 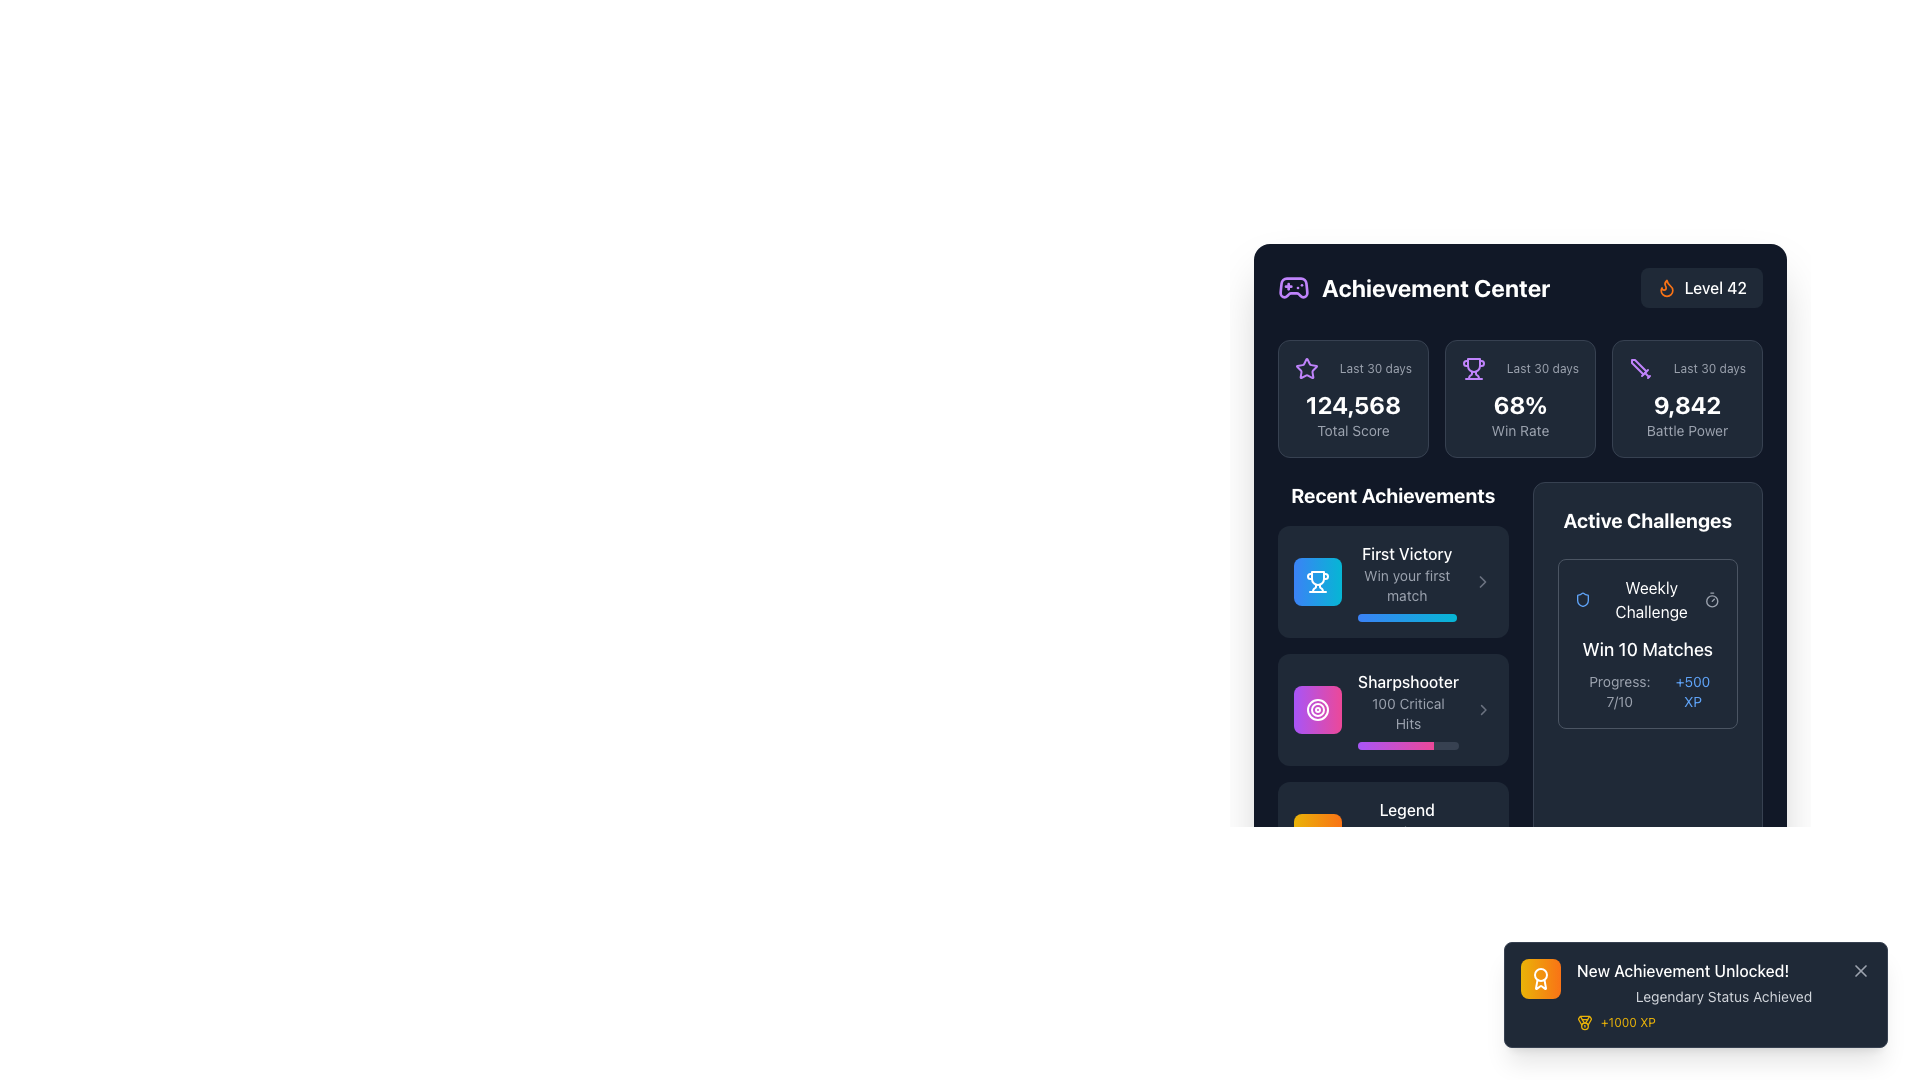 What do you see at coordinates (1714, 288) in the screenshot?
I see `text displayed in the Text Label that shows 'Level 42', which is styled with a white font on a dark background, located in the upper right section adjacent to a flame icon` at bounding box center [1714, 288].